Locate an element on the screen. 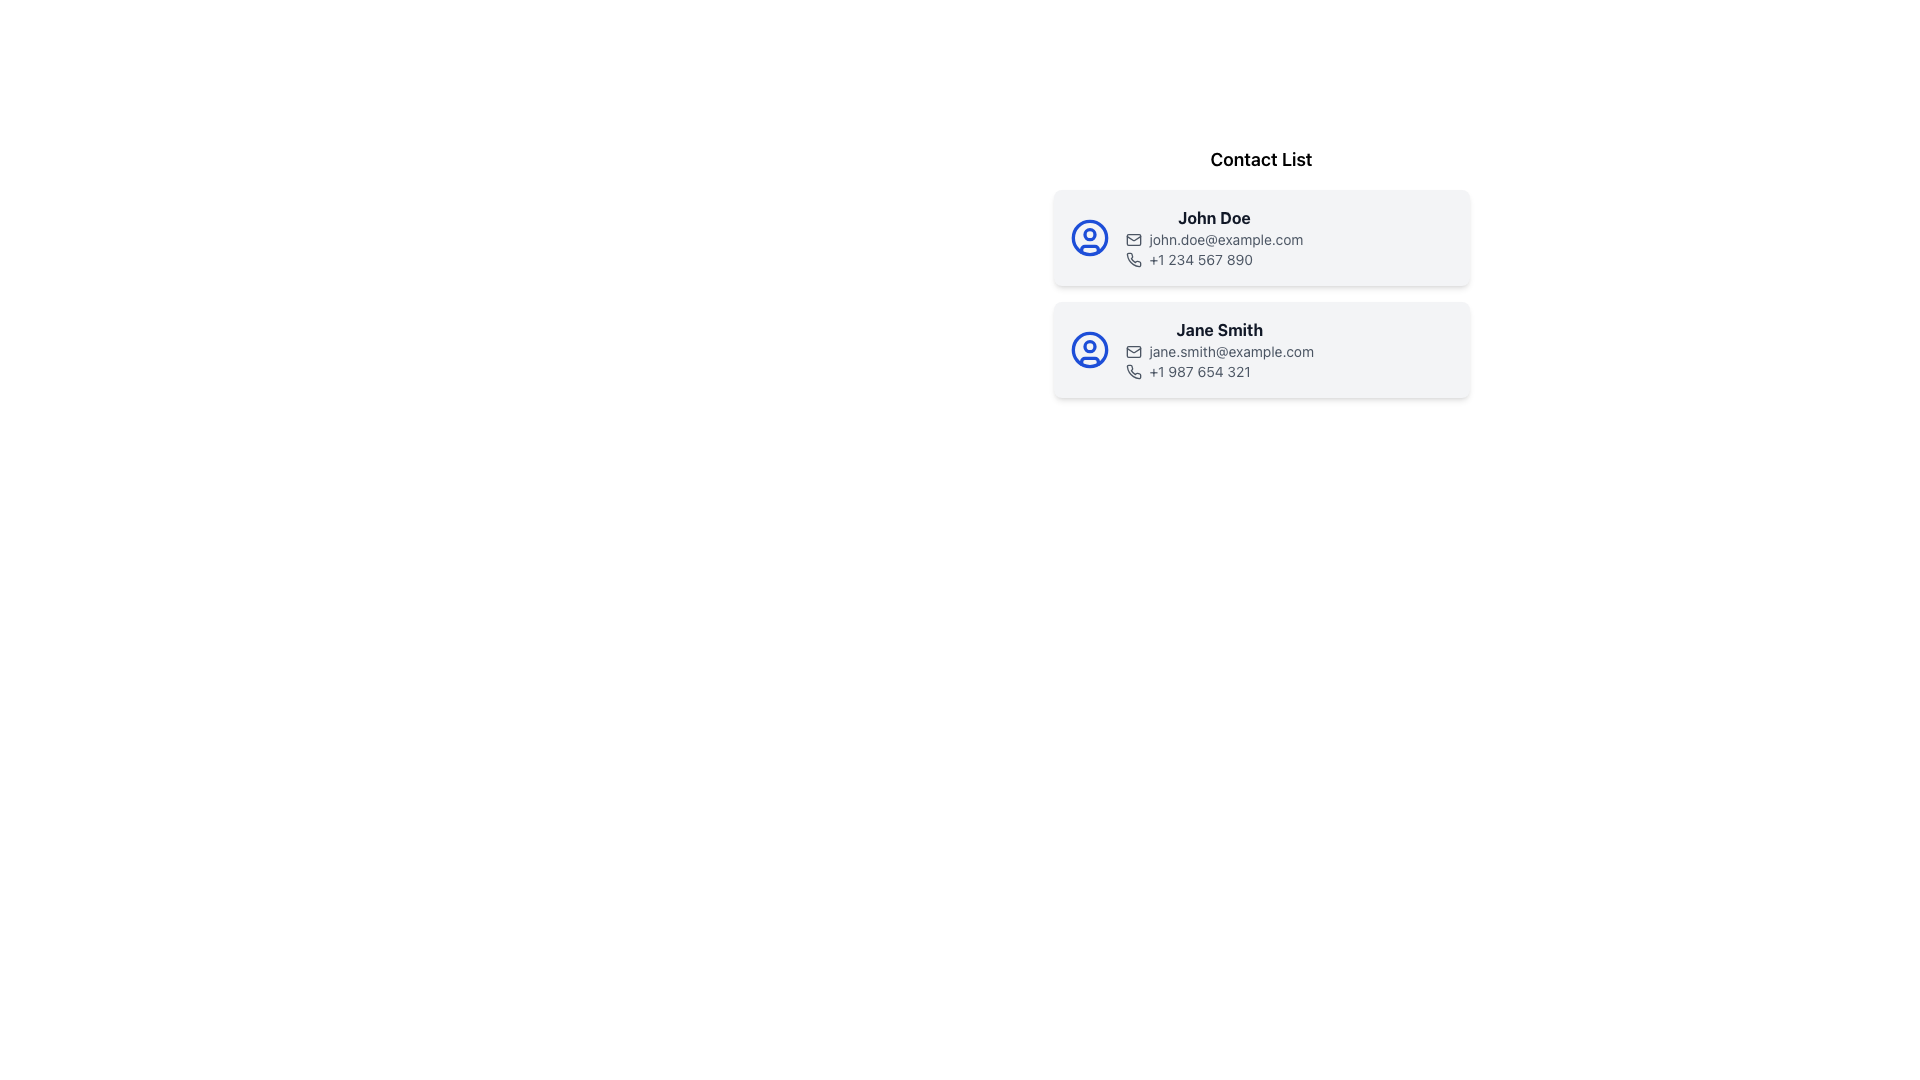 The image size is (1920, 1080). the circular graphical icon component with a blue outline representing the contact profile of 'John Doe' is located at coordinates (1088, 237).